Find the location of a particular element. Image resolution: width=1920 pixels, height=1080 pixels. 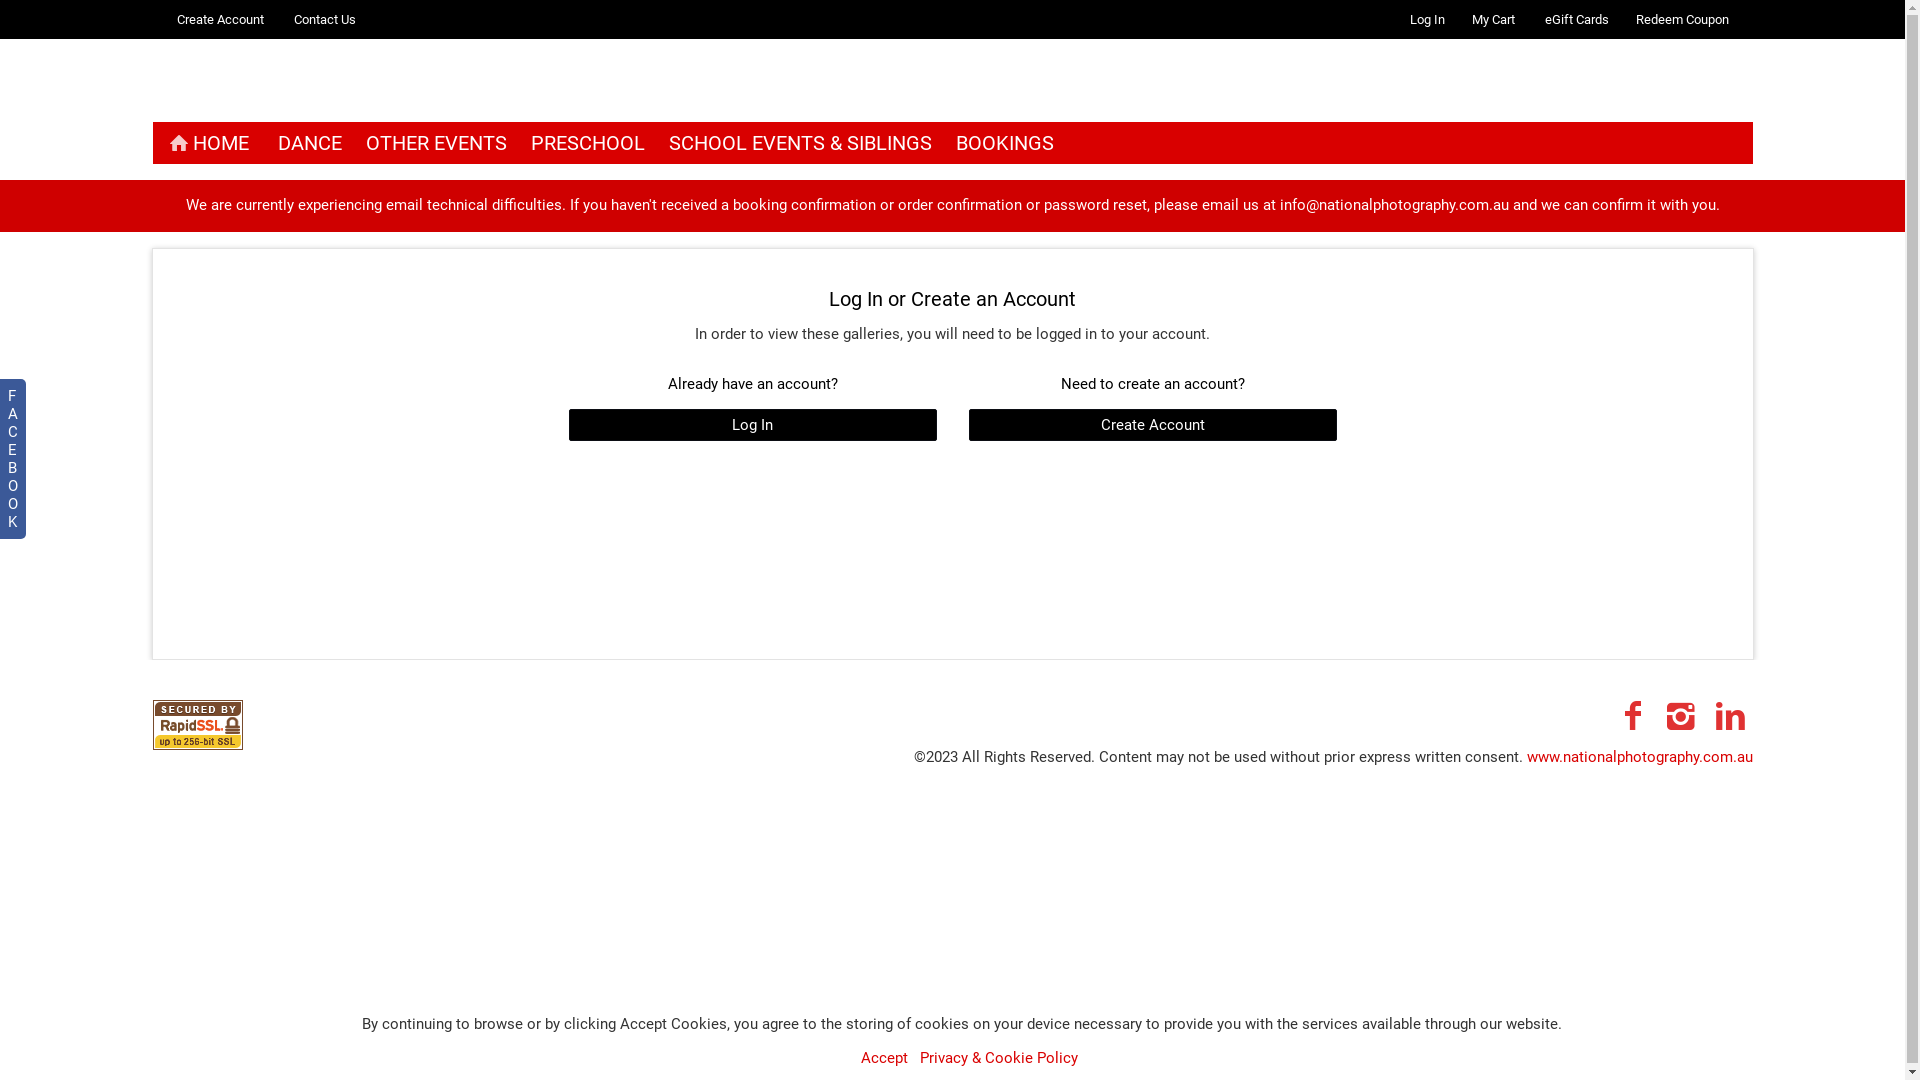

'eGift Cards' is located at coordinates (1543, 19).